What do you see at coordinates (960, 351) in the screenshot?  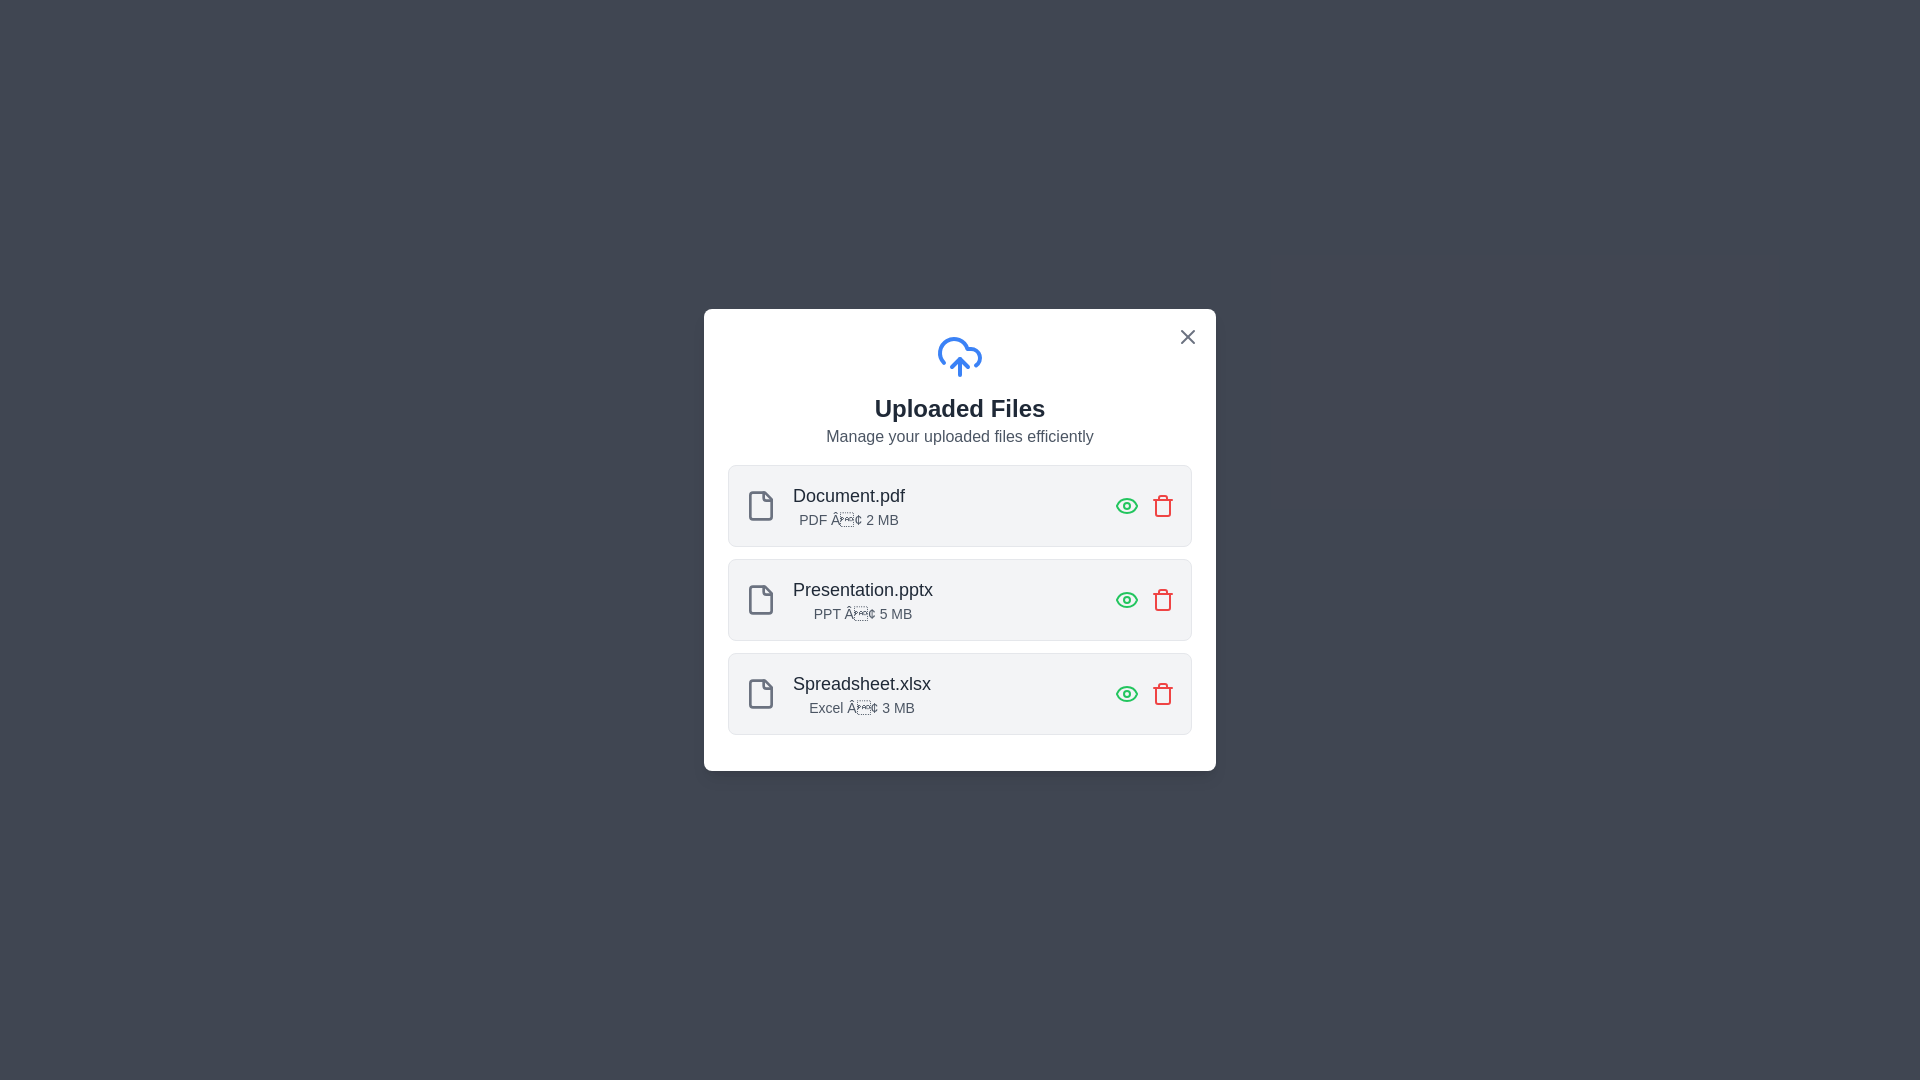 I see `the decorative cloud upload icon located at the center of the dialog box, above the 'Uploaded Files' text` at bounding box center [960, 351].